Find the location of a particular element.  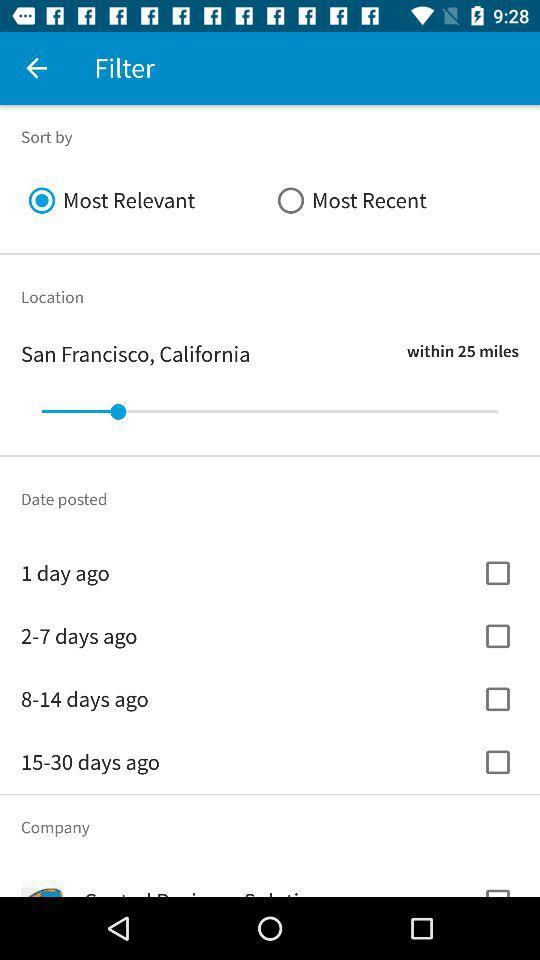

icon below sort by icon is located at coordinates (394, 200).